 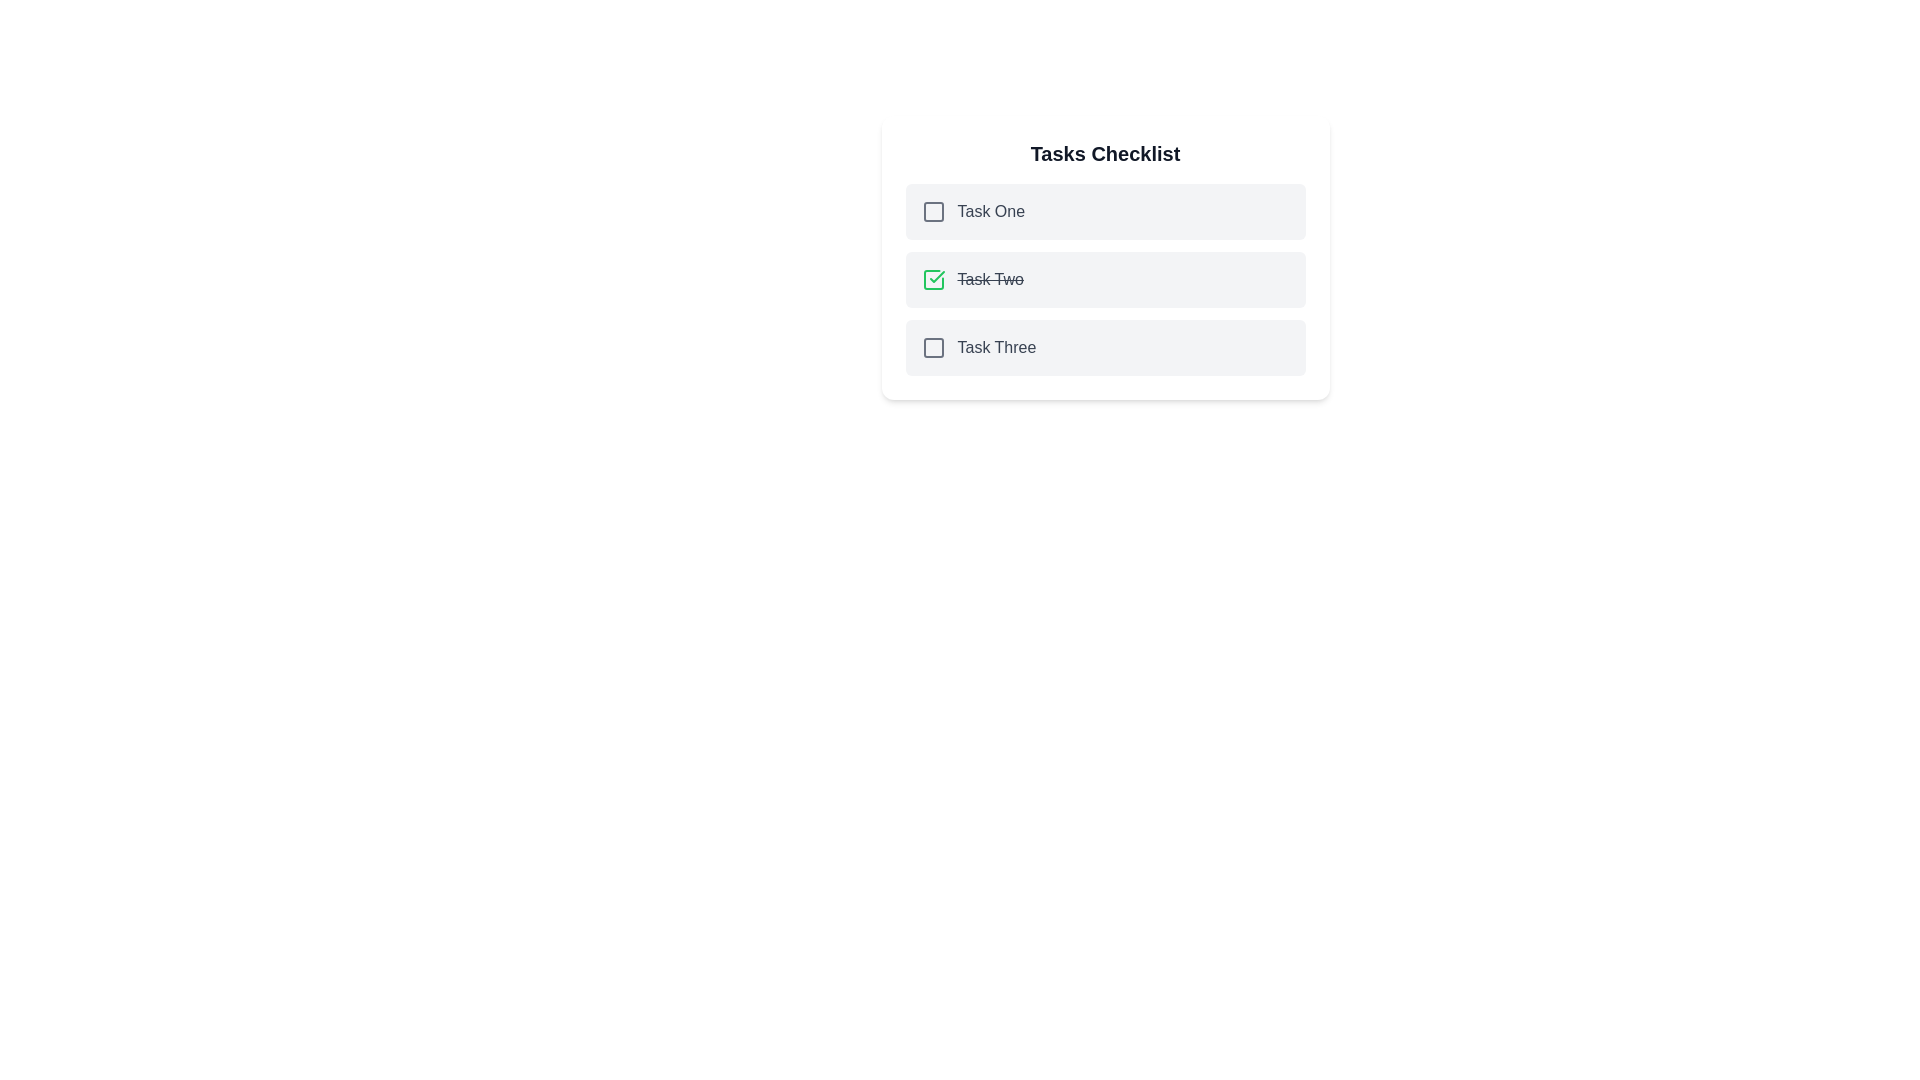 What do you see at coordinates (1104, 257) in the screenshot?
I see `the task labeled 'Task Two' in the checklist` at bounding box center [1104, 257].